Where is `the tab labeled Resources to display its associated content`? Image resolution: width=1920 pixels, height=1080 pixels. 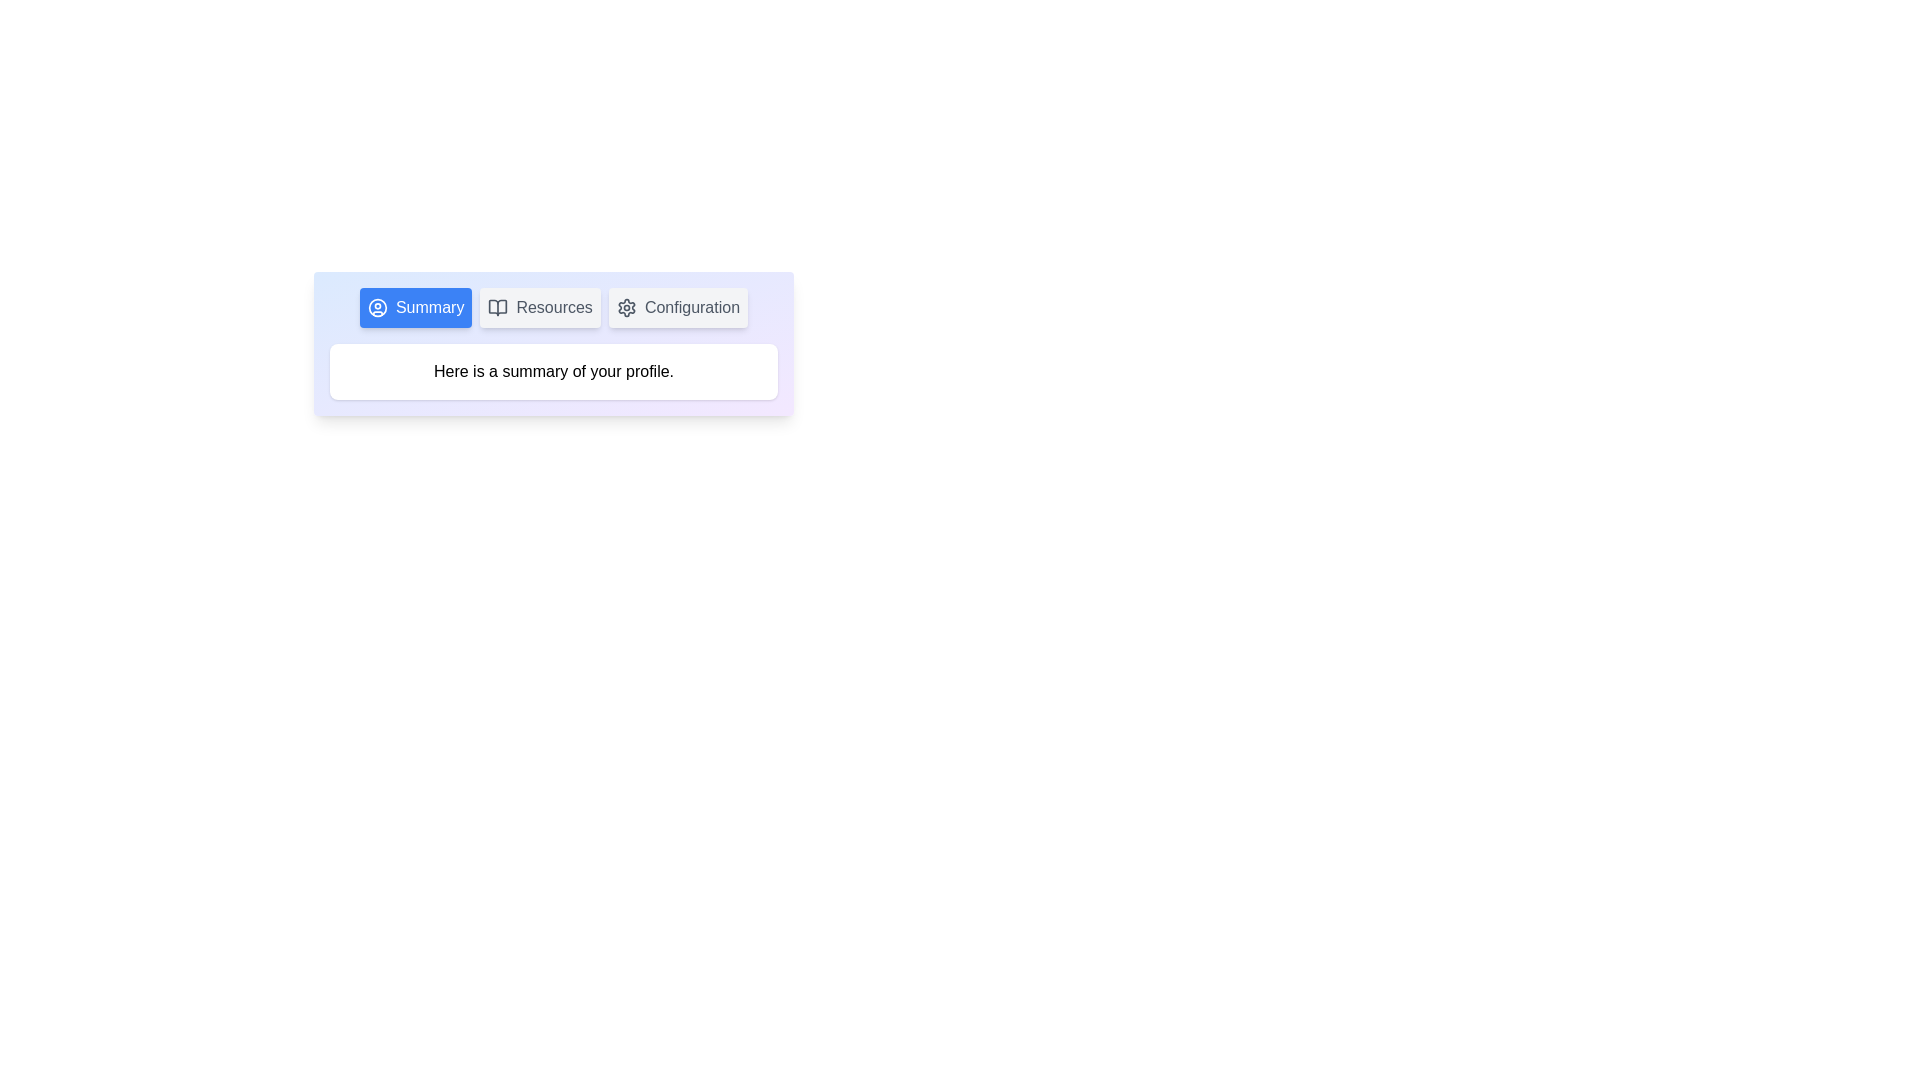 the tab labeled Resources to display its associated content is located at coordinates (540, 308).